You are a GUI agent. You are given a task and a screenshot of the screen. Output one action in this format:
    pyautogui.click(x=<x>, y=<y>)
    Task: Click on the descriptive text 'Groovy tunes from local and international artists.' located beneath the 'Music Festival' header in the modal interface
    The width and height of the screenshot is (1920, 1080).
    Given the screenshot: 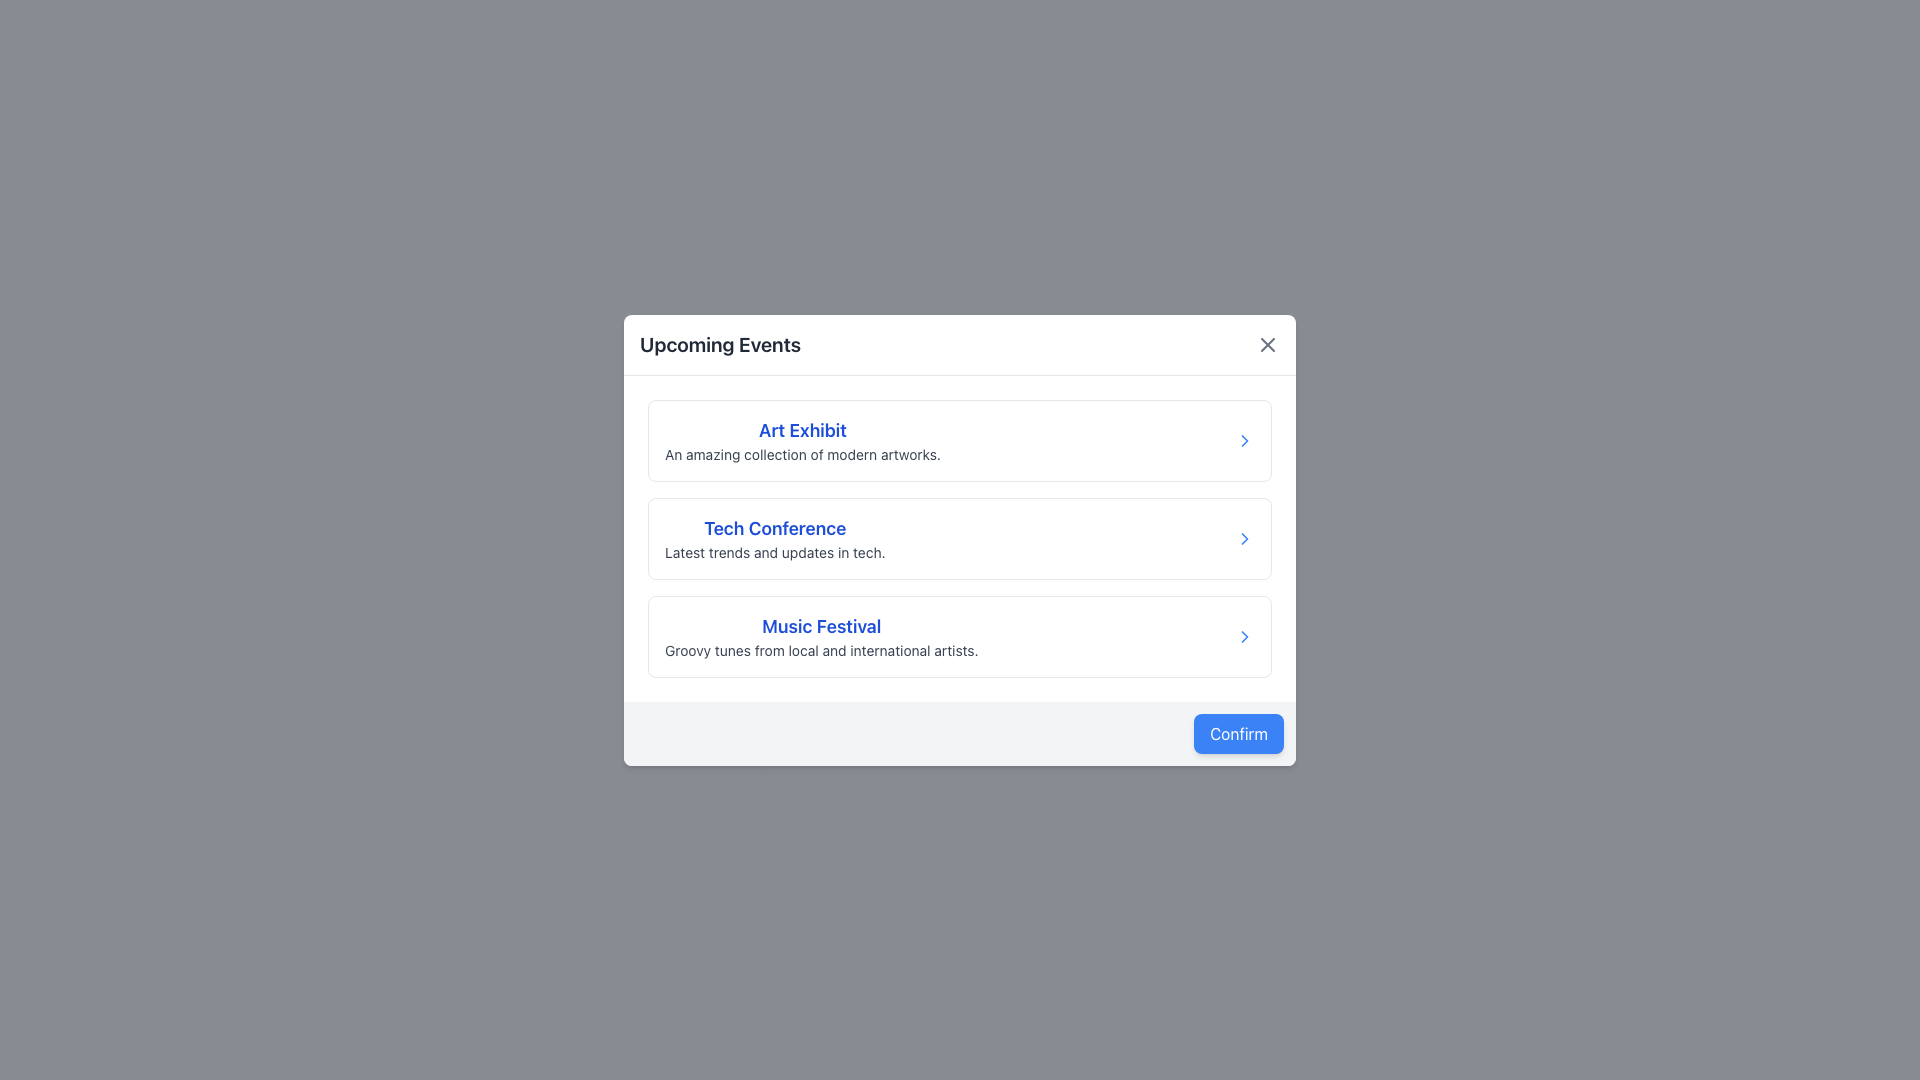 What is the action you would take?
    pyautogui.click(x=821, y=650)
    